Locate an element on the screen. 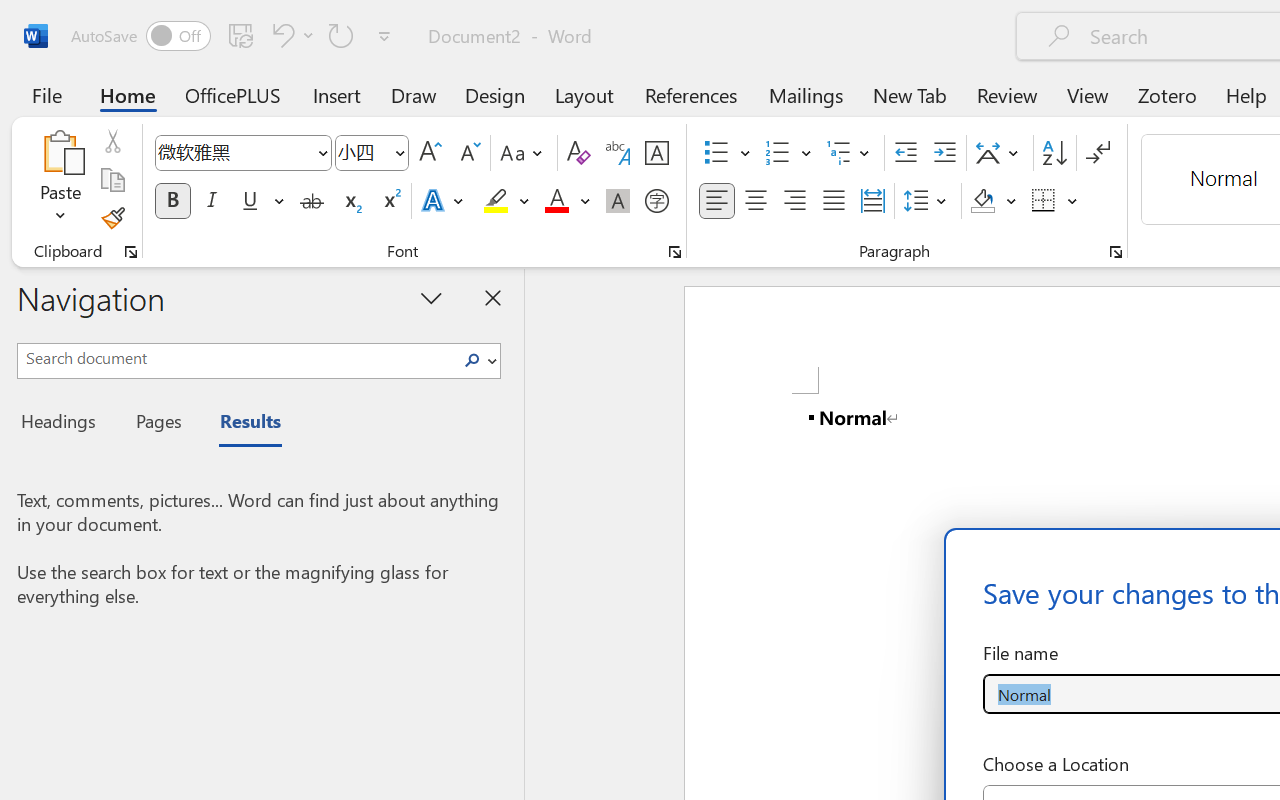 This screenshot has height=800, width=1280. 'Borders' is located at coordinates (1054, 201).